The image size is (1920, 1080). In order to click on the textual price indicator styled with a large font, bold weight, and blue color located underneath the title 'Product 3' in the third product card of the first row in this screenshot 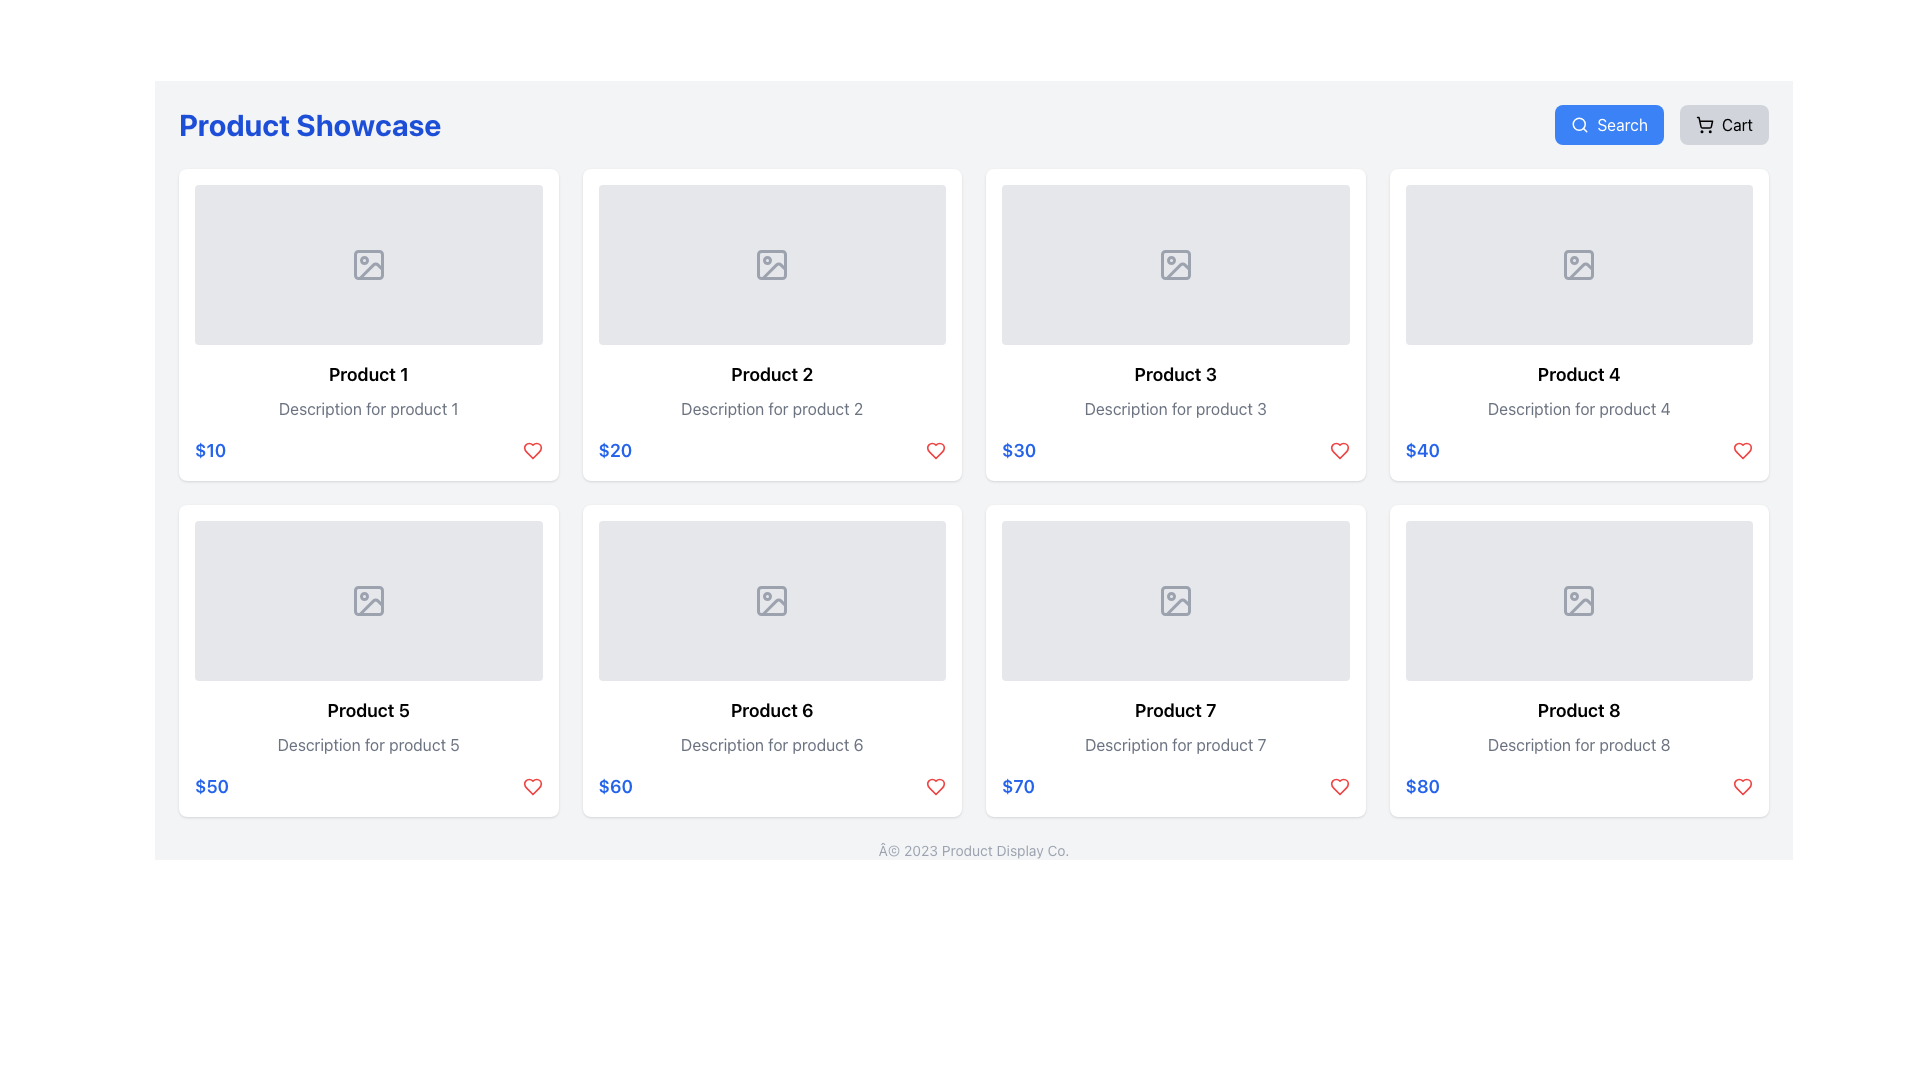, I will do `click(1019, 451)`.